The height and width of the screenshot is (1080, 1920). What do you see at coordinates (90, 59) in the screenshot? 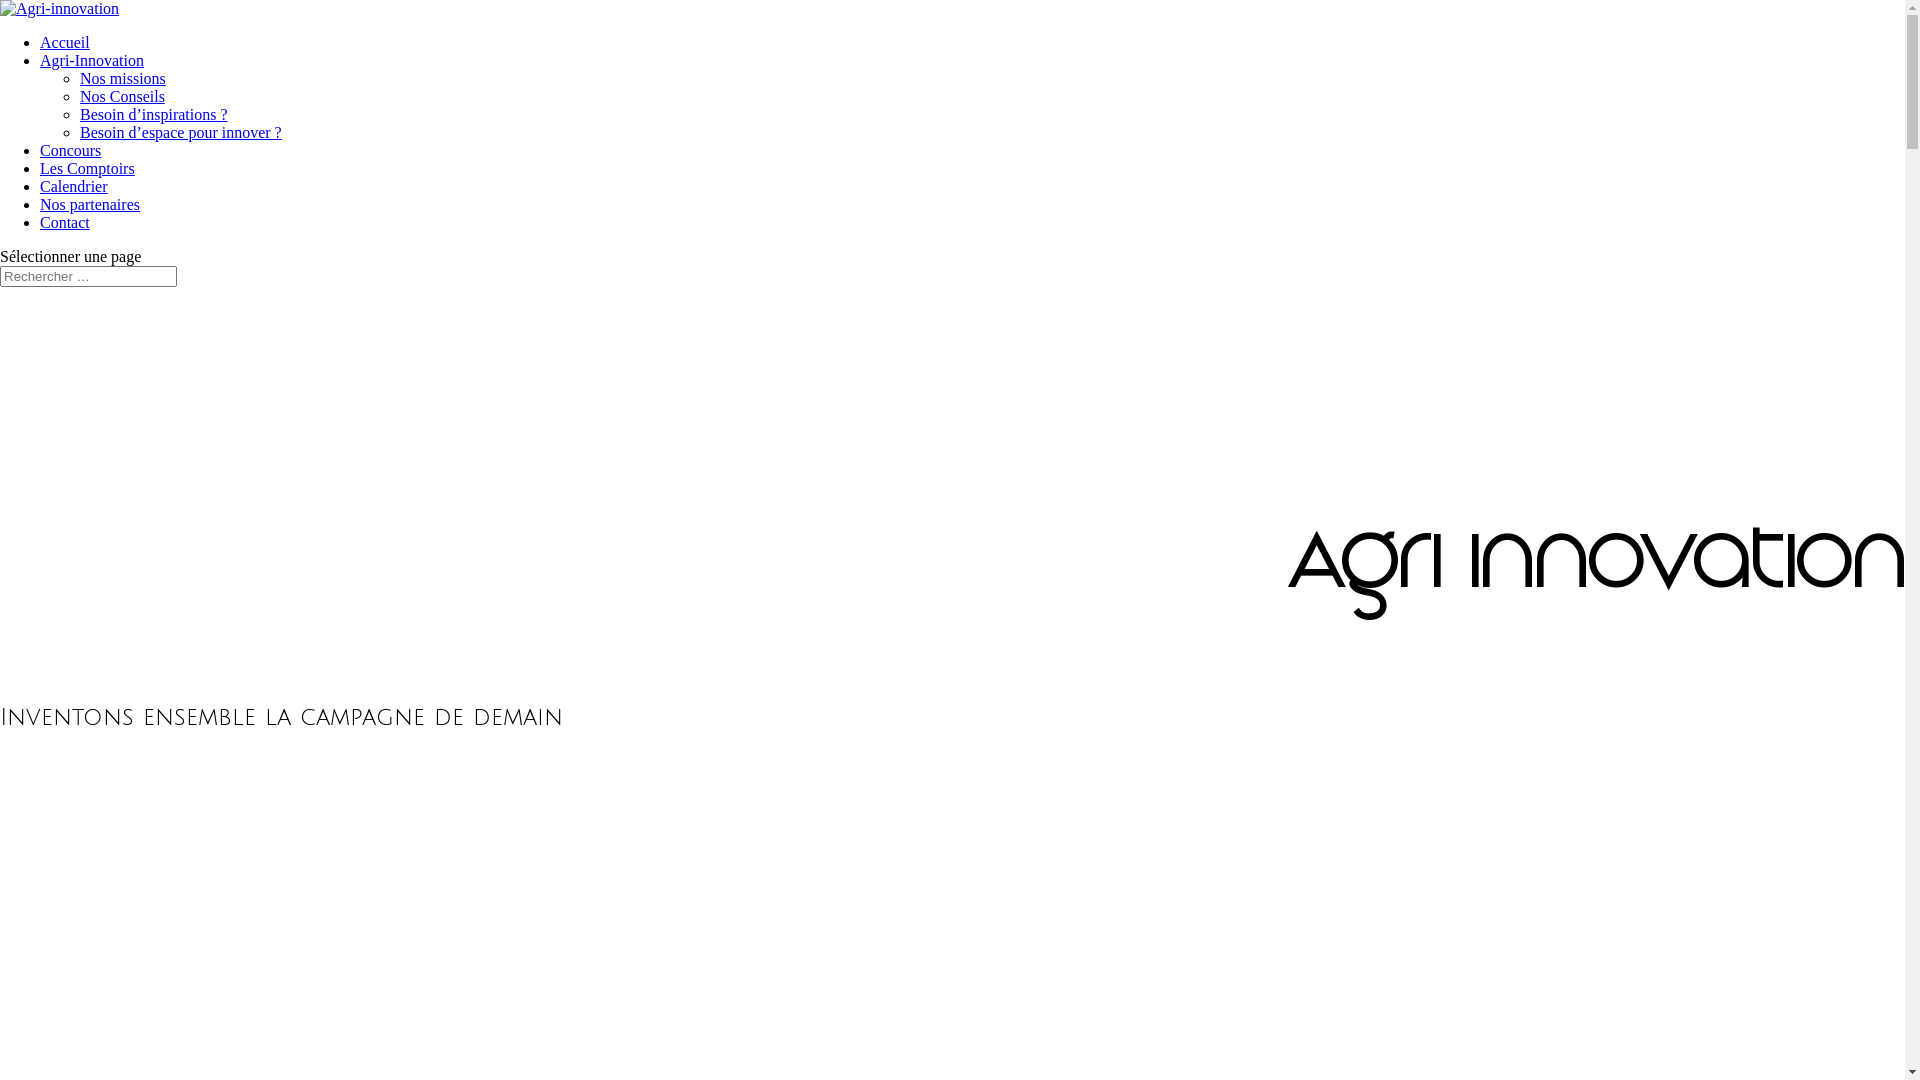
I see `'Agri-Innovation'` at bounding box center [90, 59].